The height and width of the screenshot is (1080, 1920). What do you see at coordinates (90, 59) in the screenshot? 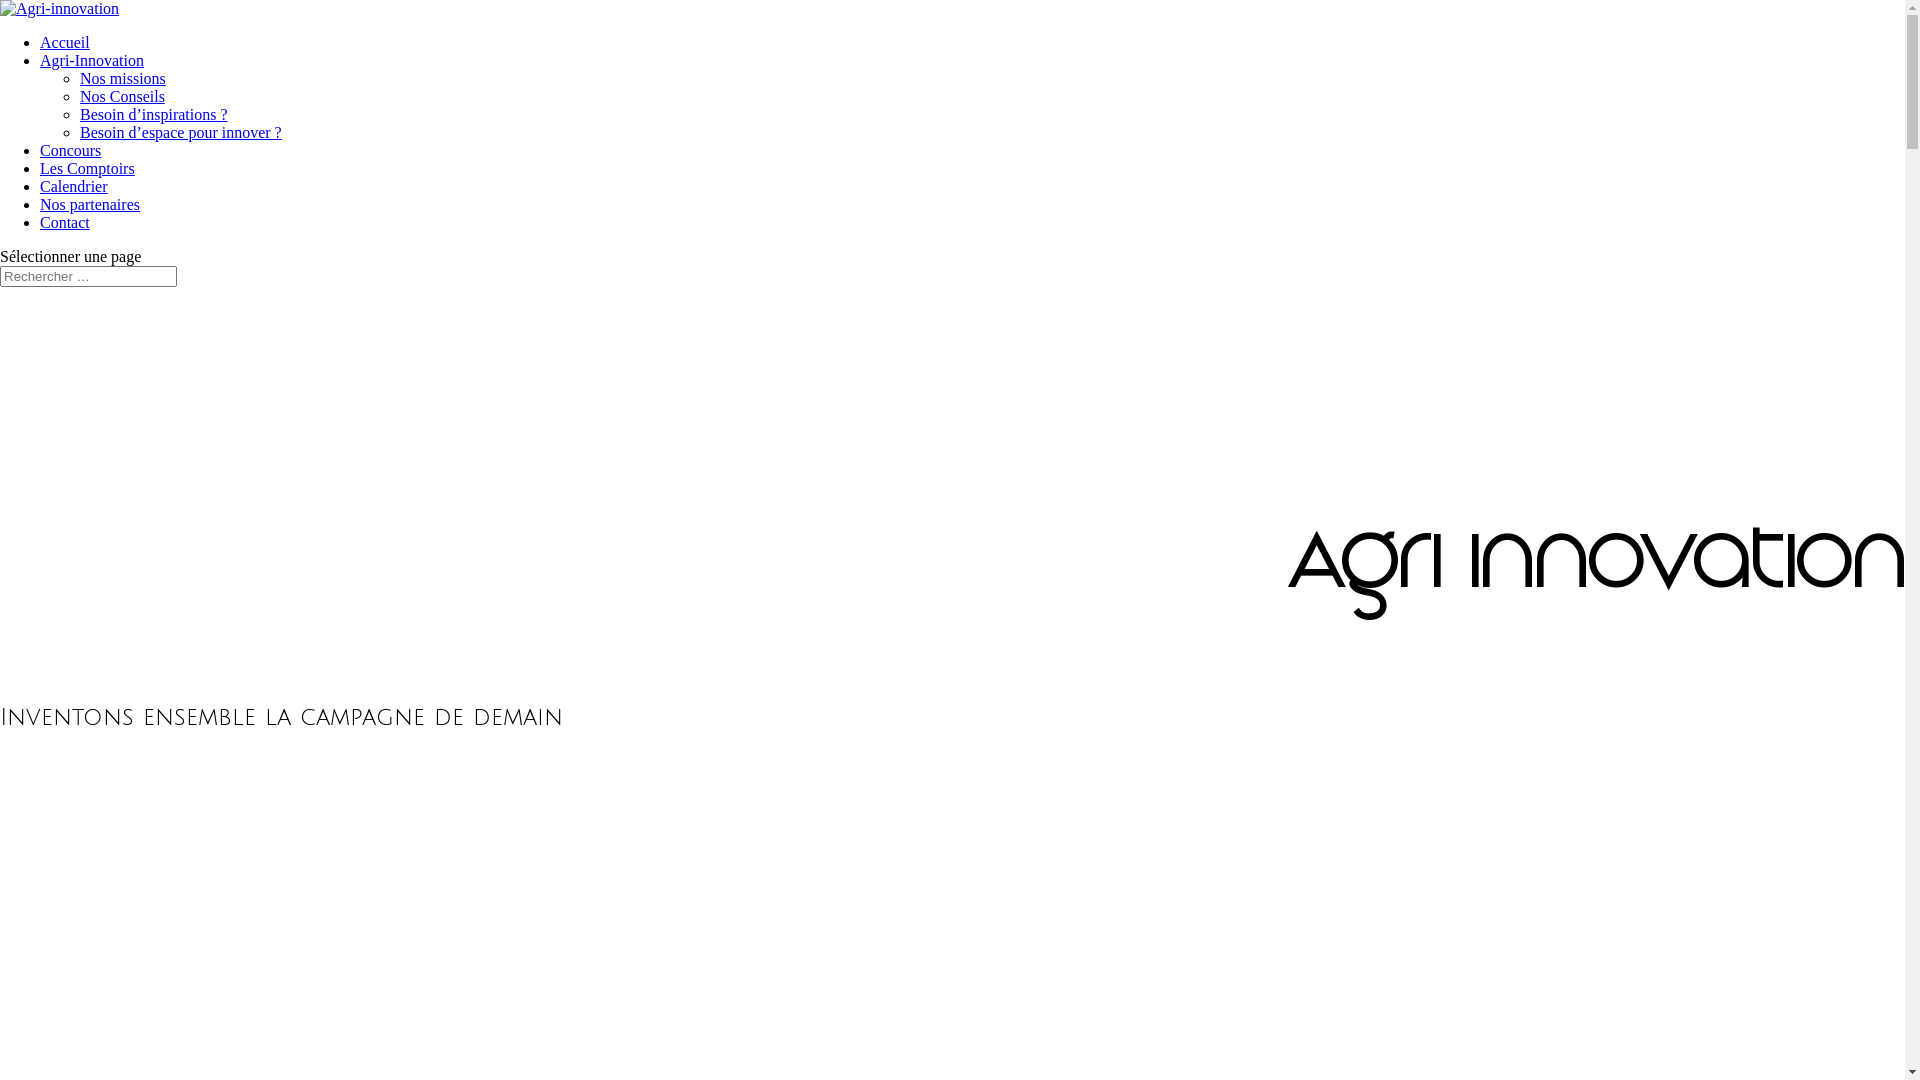
I see `'Agri-Innovation'` at bounding box center [90, 59].